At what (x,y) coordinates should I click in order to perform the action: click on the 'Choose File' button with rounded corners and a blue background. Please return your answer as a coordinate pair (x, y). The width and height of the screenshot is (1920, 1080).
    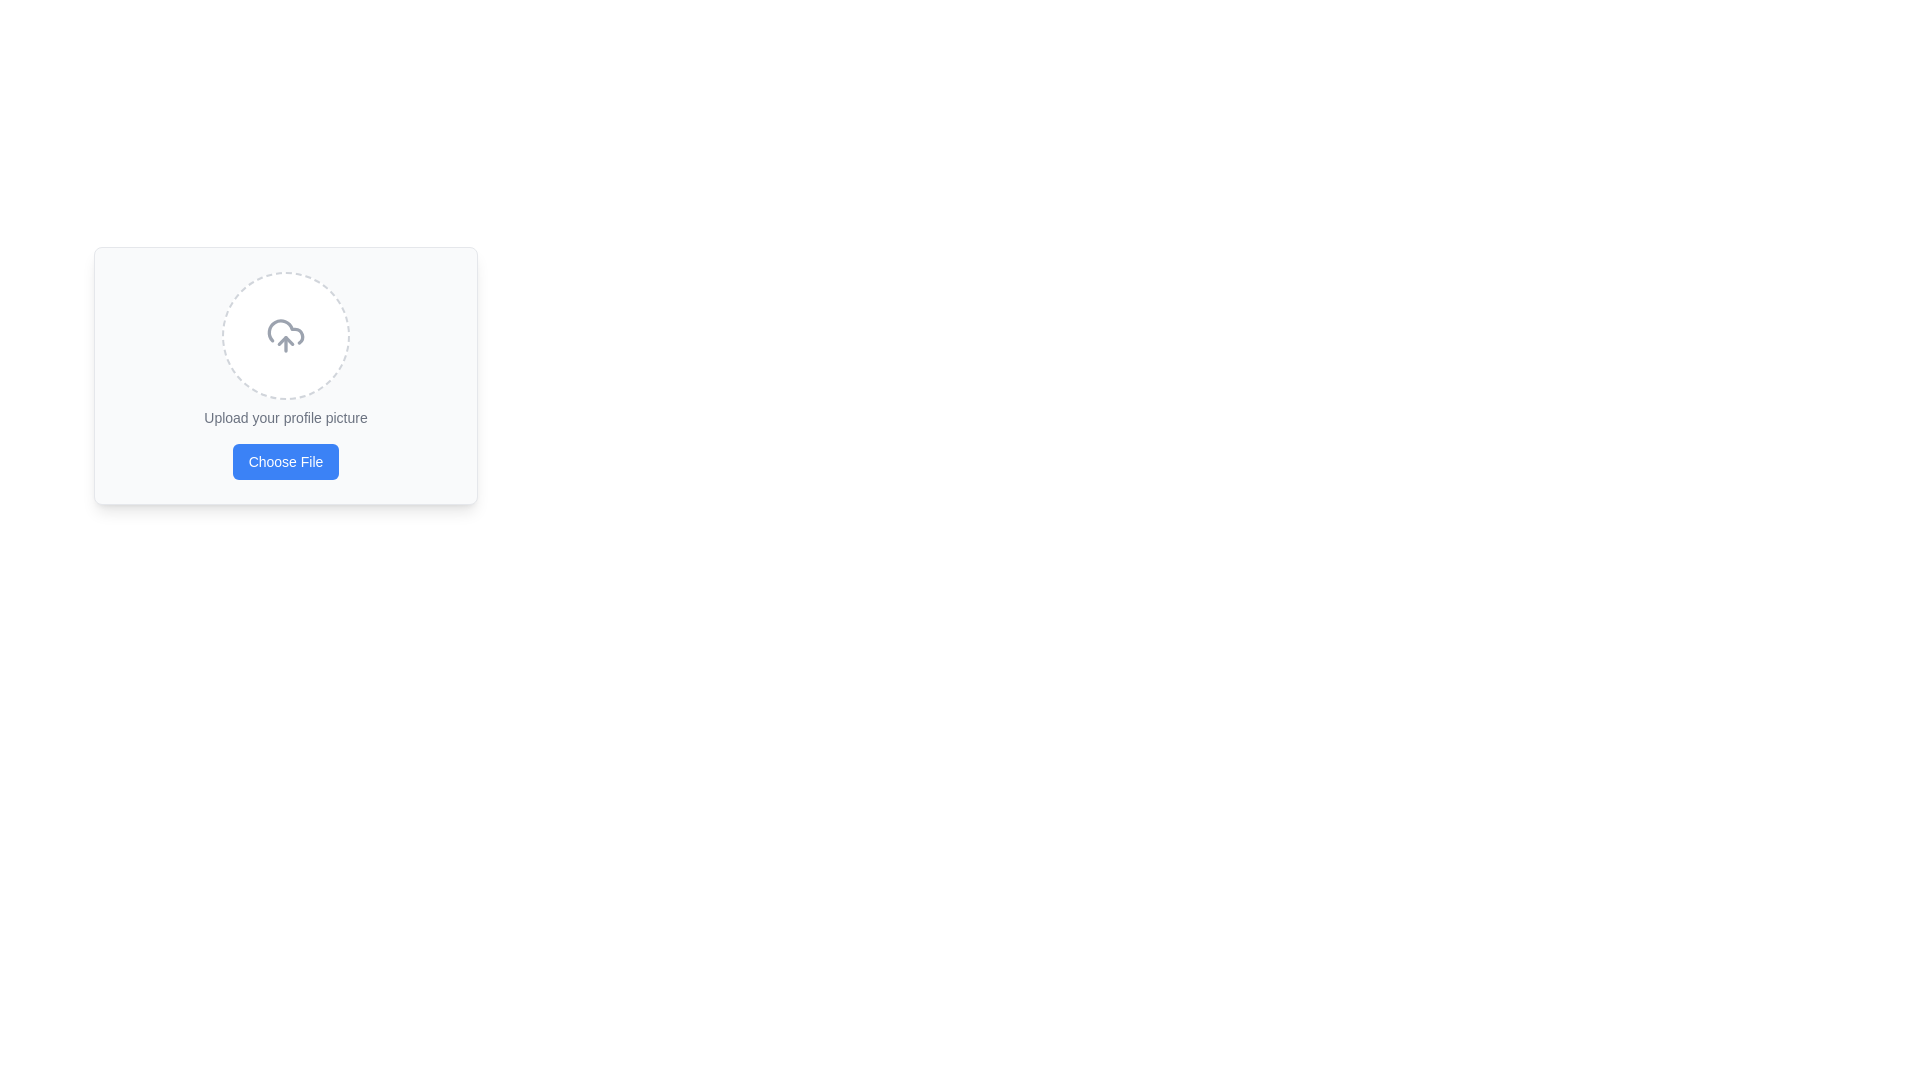
    Looking at the image, I should click on (285, 462).